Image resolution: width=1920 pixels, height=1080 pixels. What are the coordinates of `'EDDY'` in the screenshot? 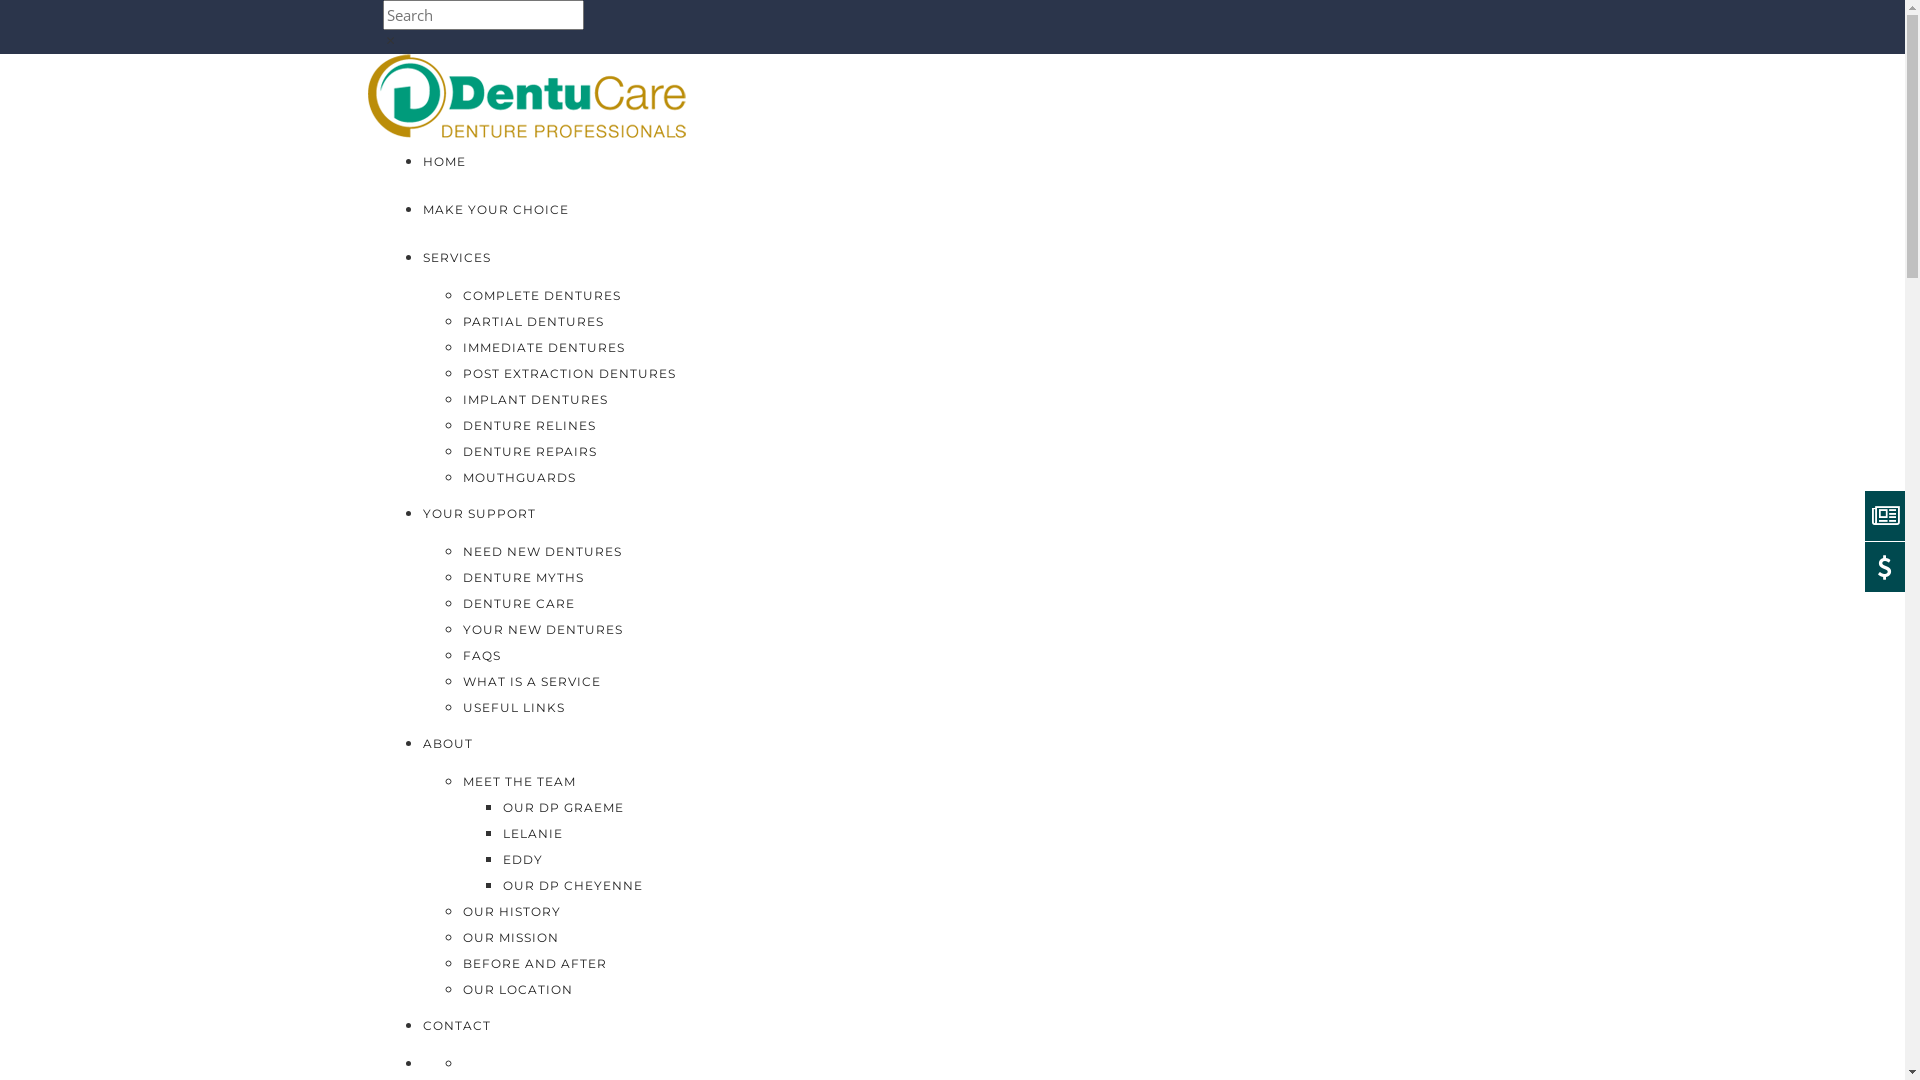 It's located at (502, 858).